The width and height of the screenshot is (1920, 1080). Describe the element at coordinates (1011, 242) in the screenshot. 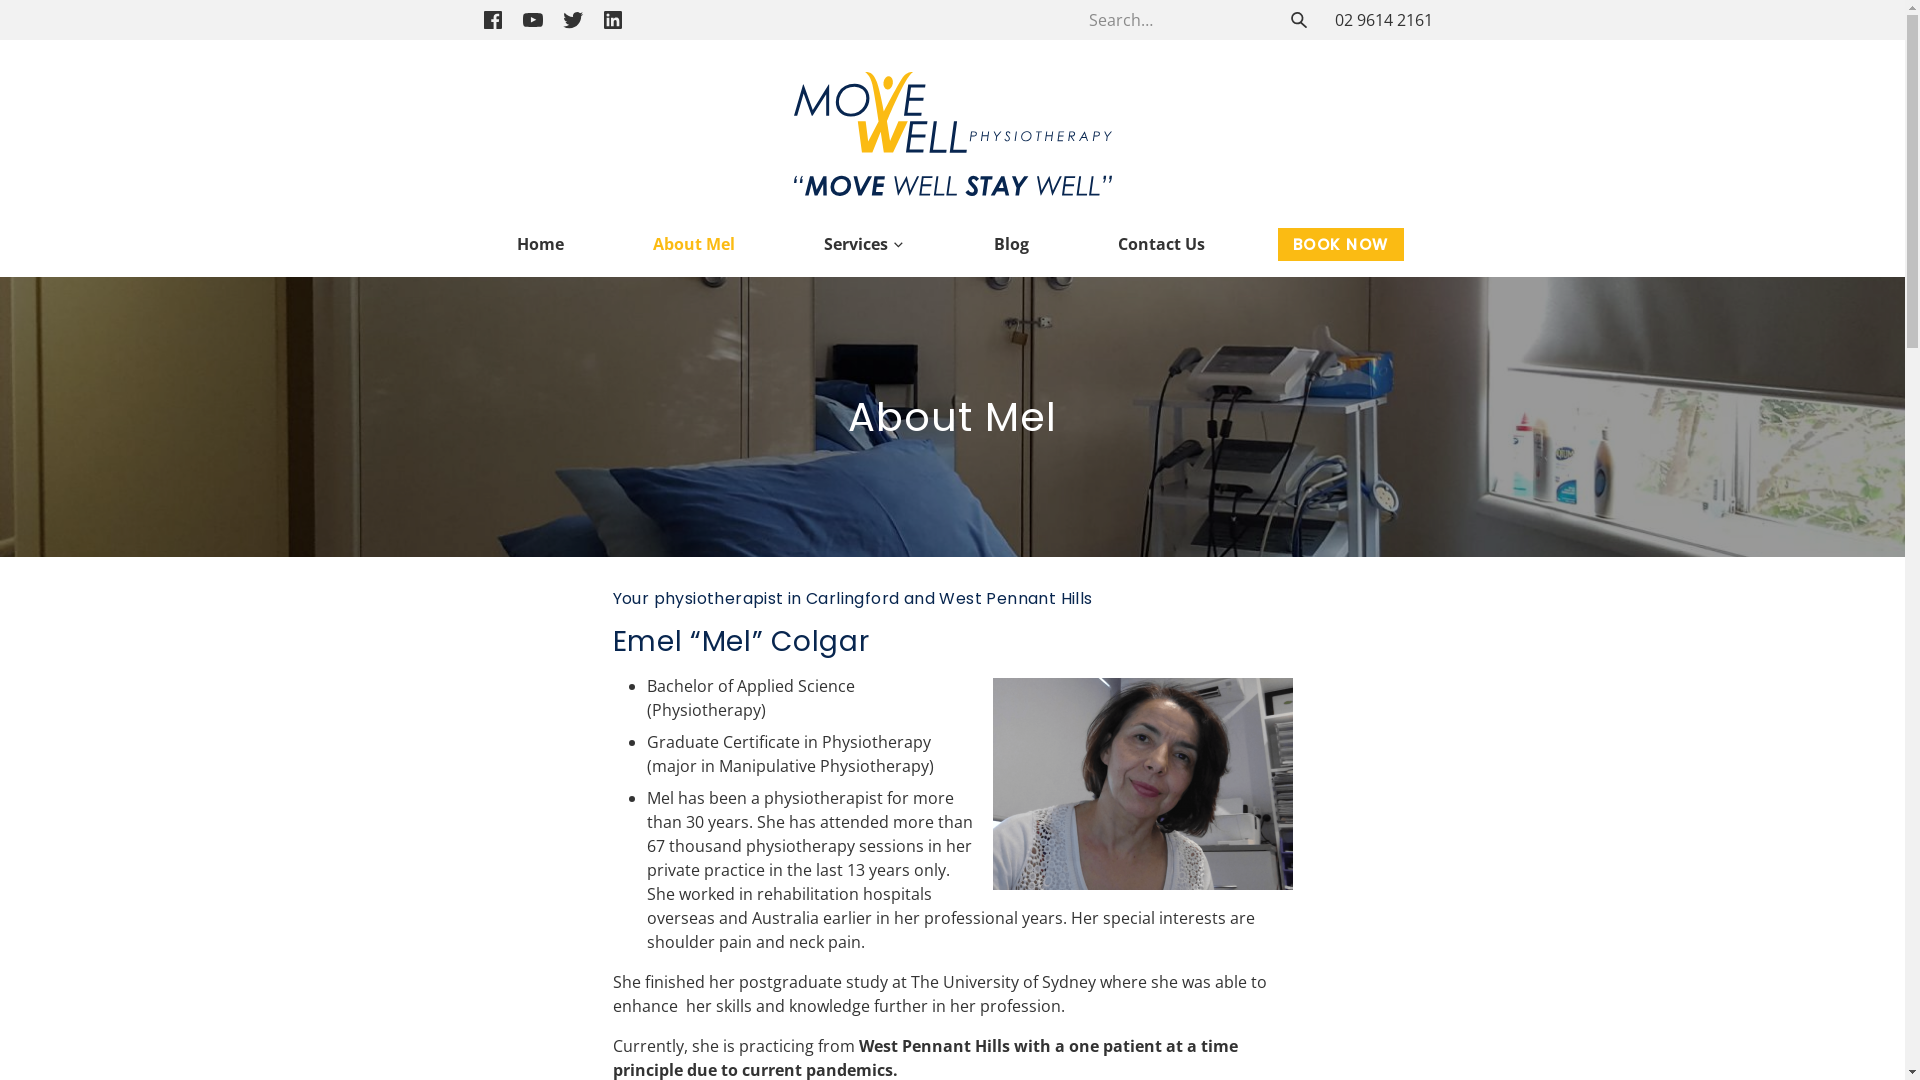

I see `'Blog'` at that location.